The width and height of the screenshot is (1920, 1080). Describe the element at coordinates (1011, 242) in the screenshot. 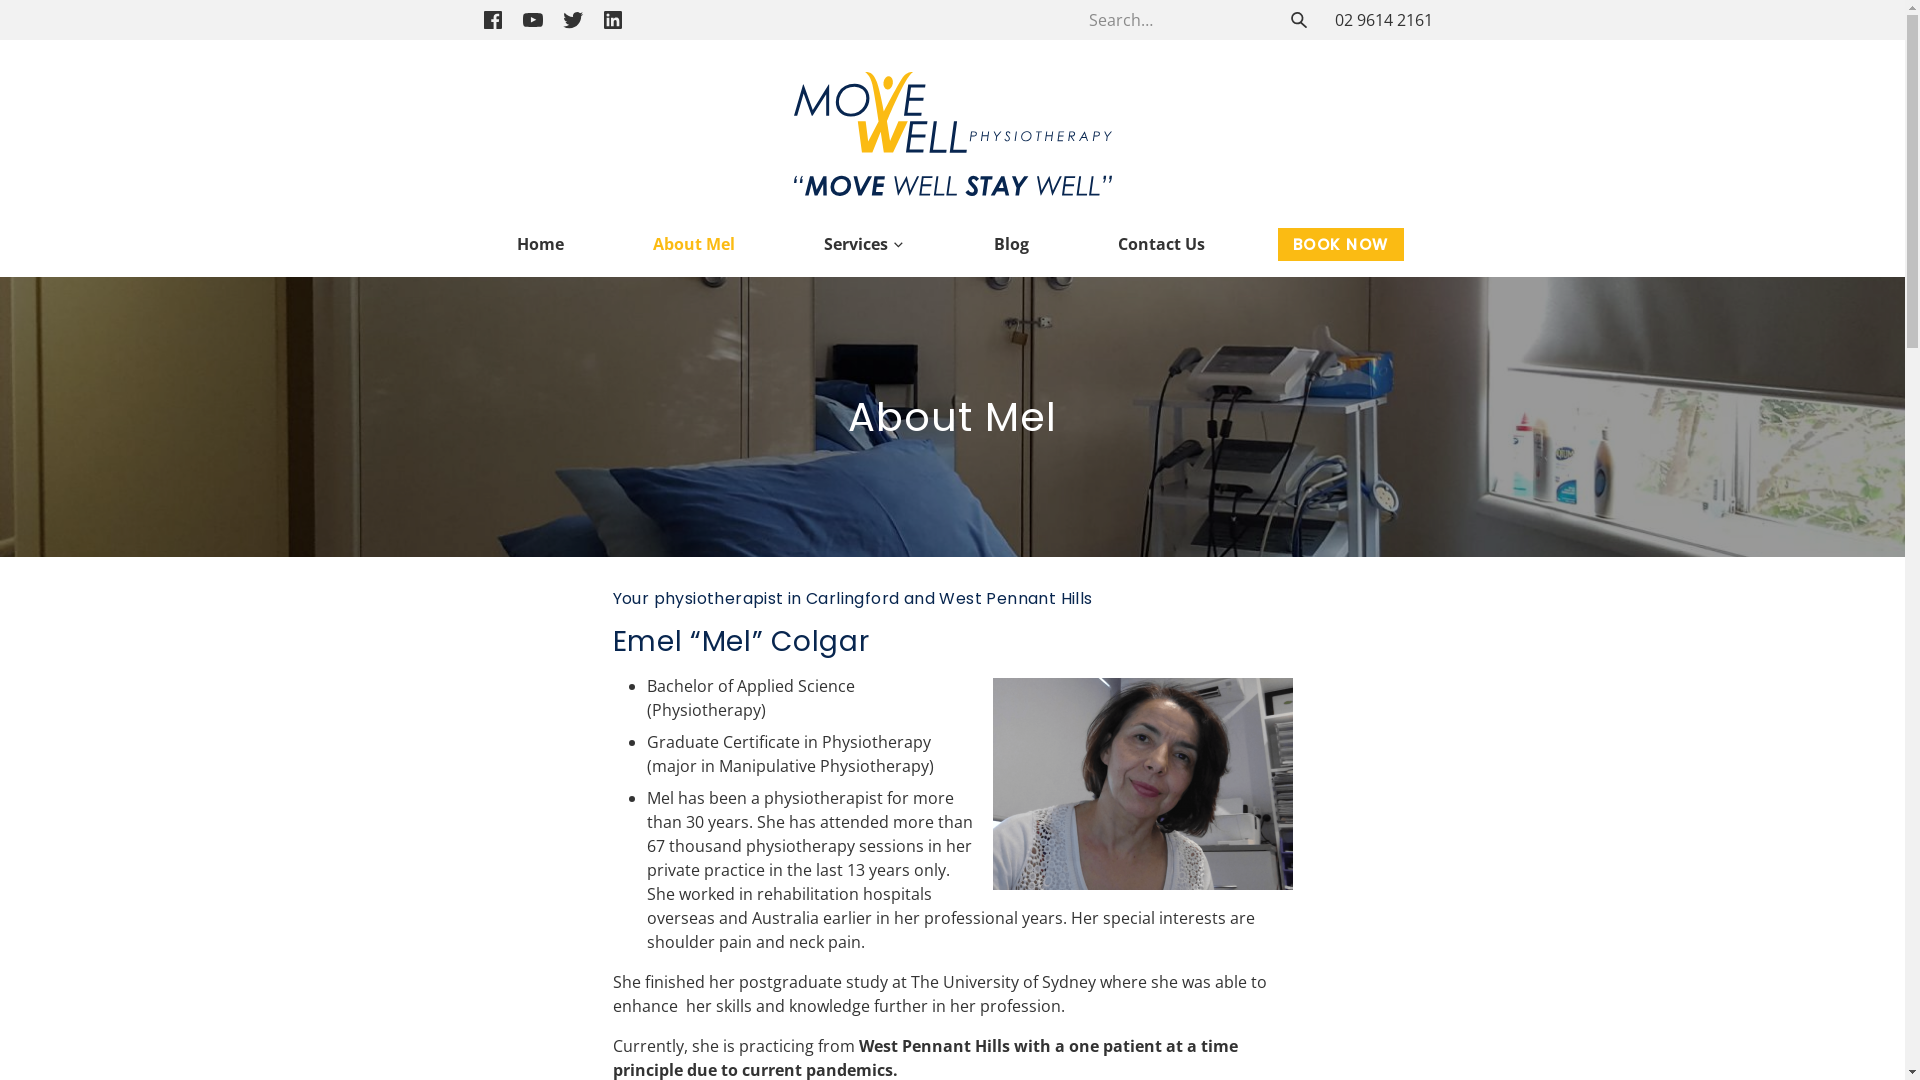

I see `'Blog'` at that location.